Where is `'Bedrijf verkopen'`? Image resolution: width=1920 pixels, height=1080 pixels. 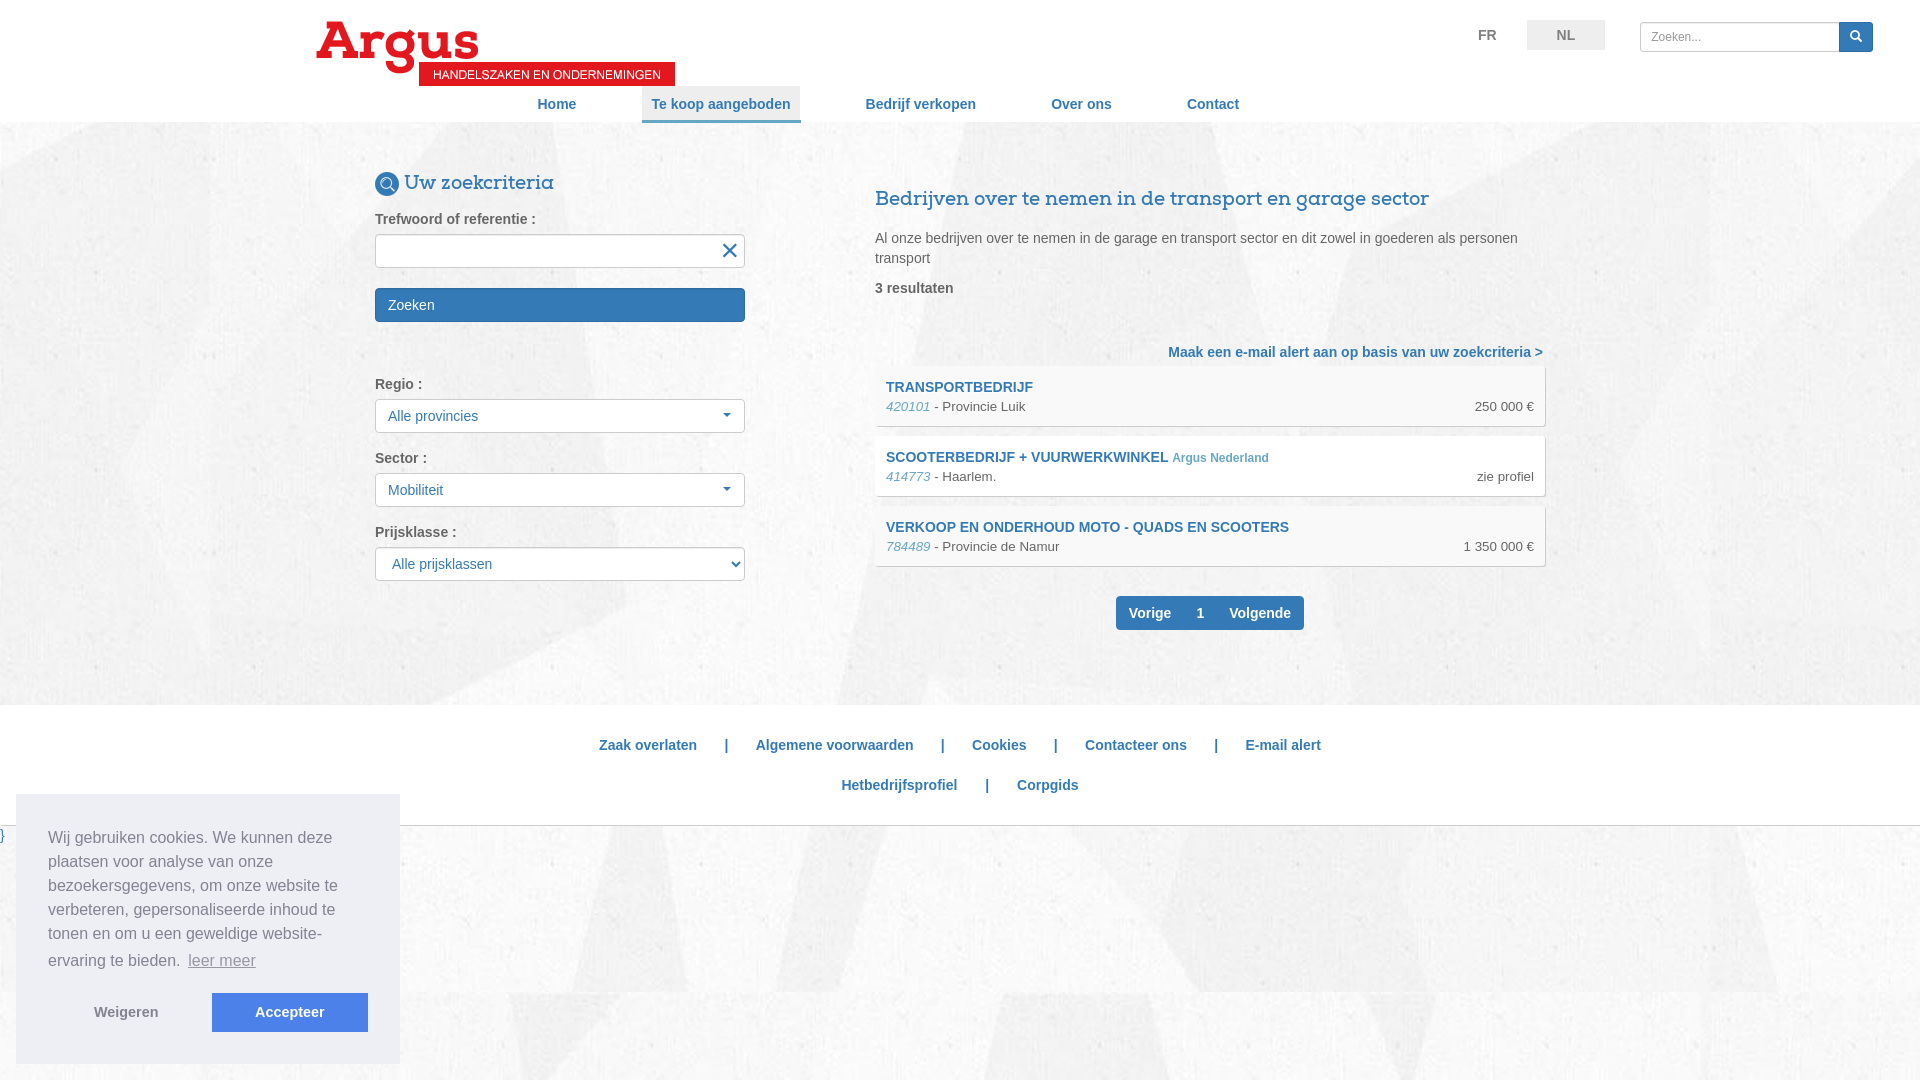 'Bedrijf verkopen' is located at coordinates (920, 104).